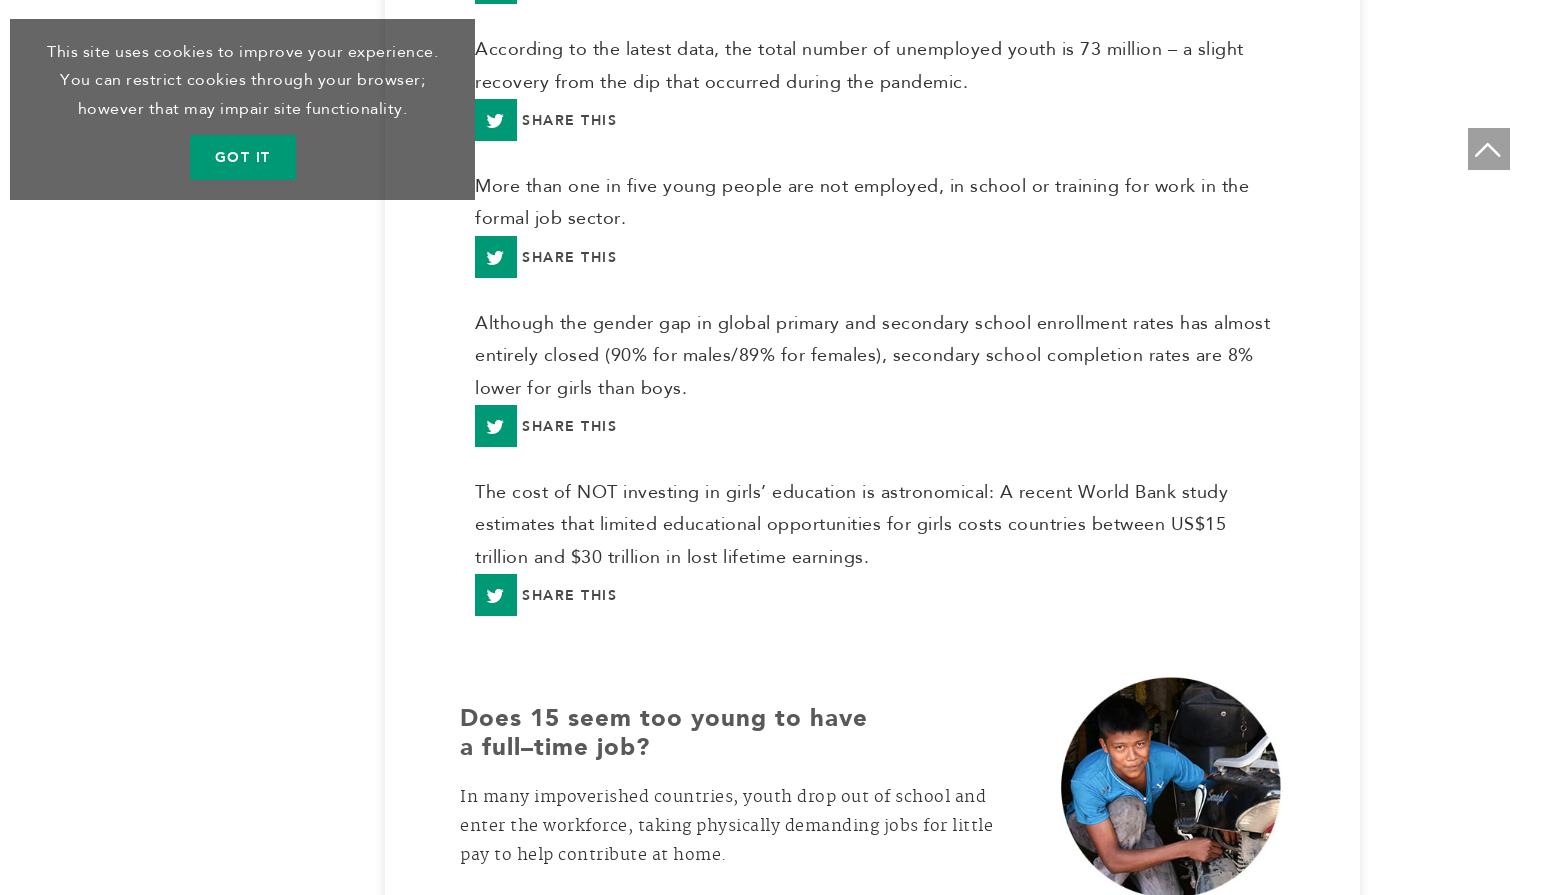  What do you see at coordinates (242, 80) in the screenshot?
I see `'This site uses cookies to improve your experience. You can restrict cookies through your browser; however that may impair site functionality.'` at bounding box center [242, 80].